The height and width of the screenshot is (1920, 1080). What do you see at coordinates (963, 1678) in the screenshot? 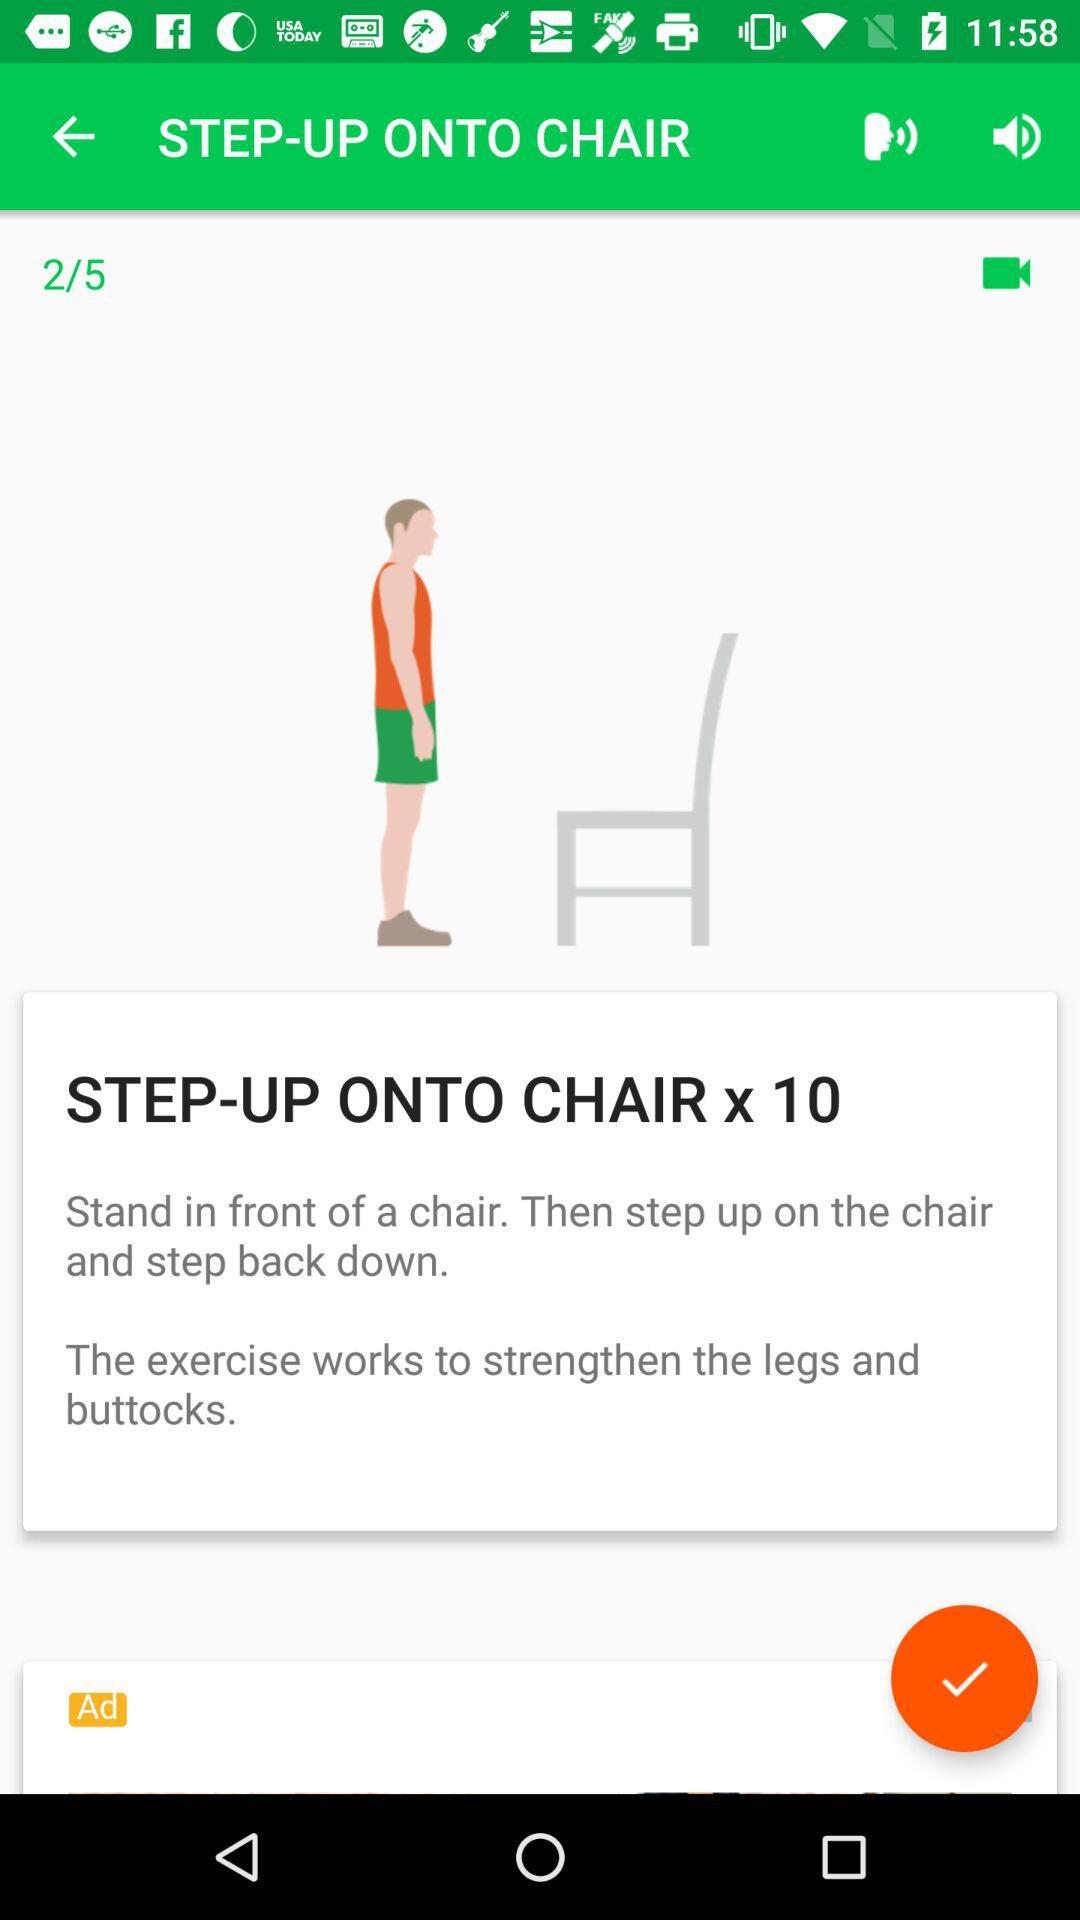
I see `the check icon` at bounding box center [963, 1678].